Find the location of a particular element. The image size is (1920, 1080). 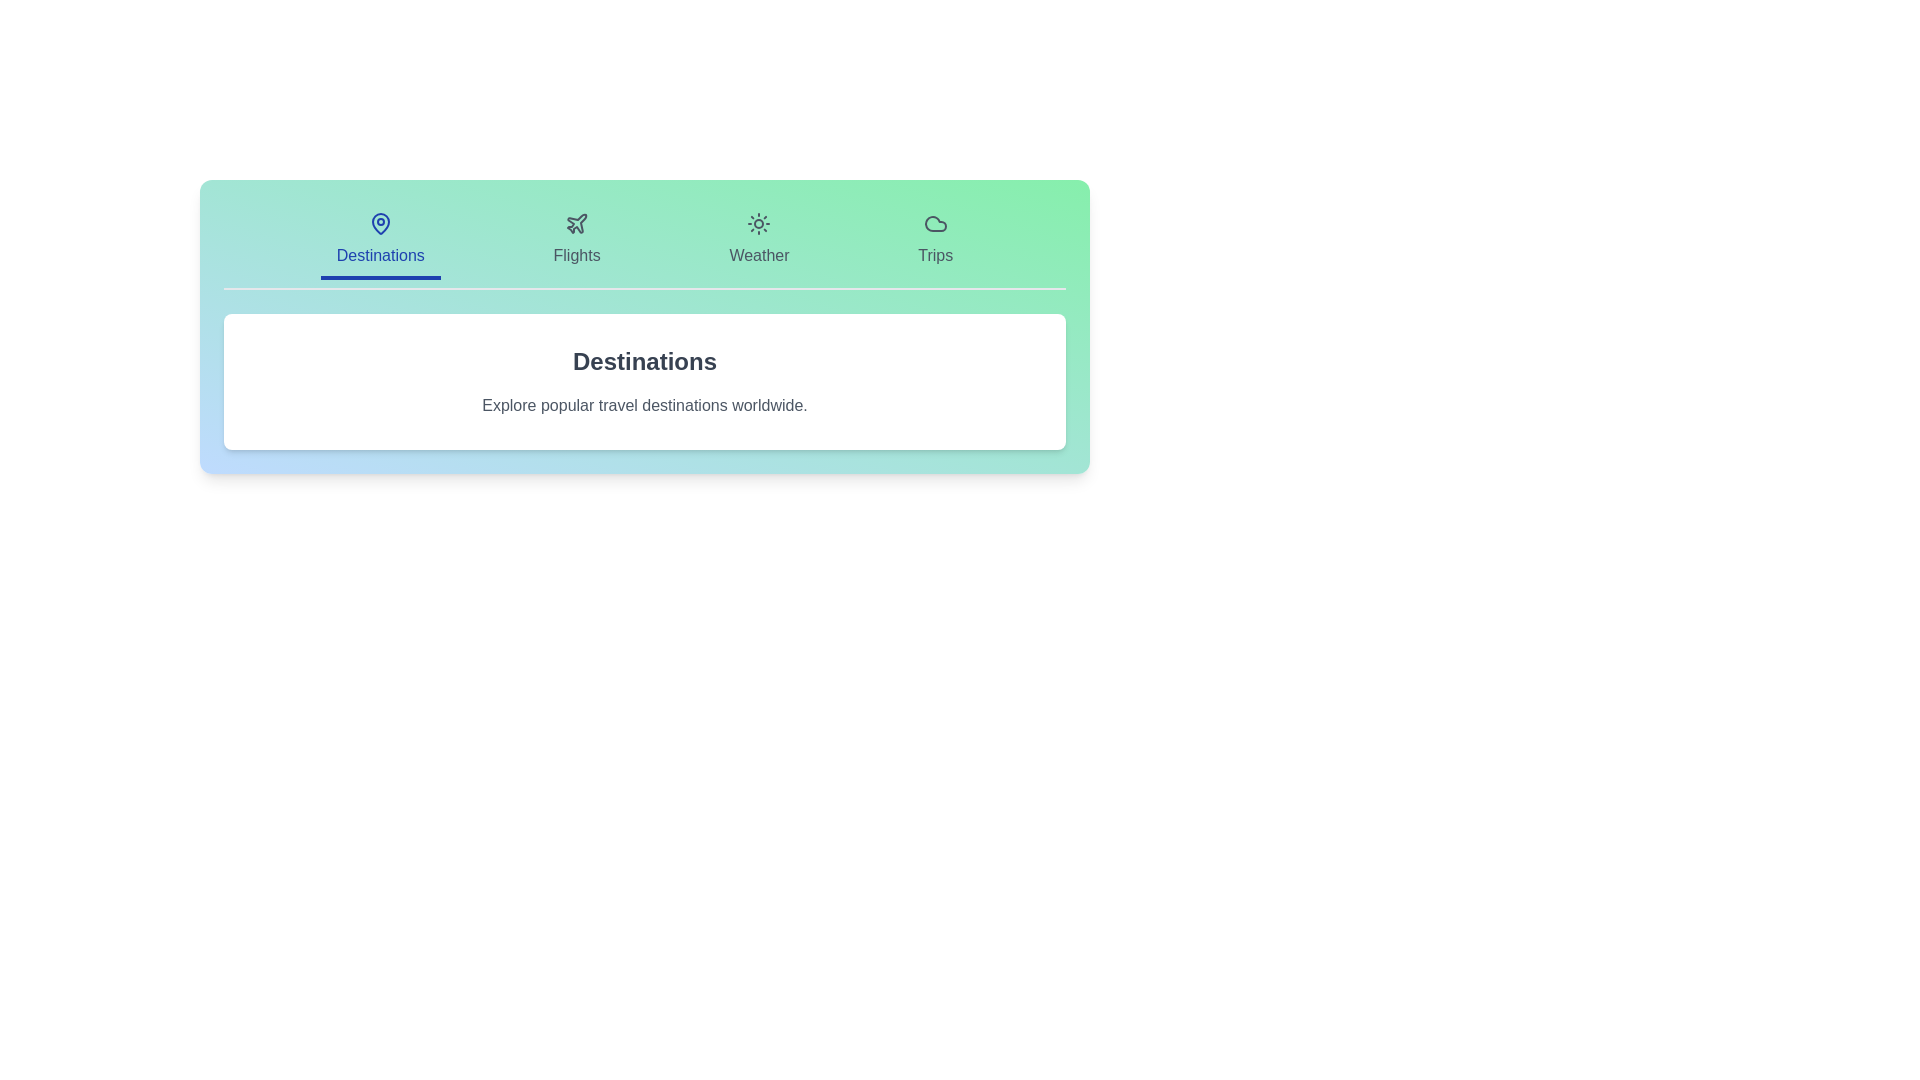

the tab labeled Destinations is located at coordinates (380, 241).